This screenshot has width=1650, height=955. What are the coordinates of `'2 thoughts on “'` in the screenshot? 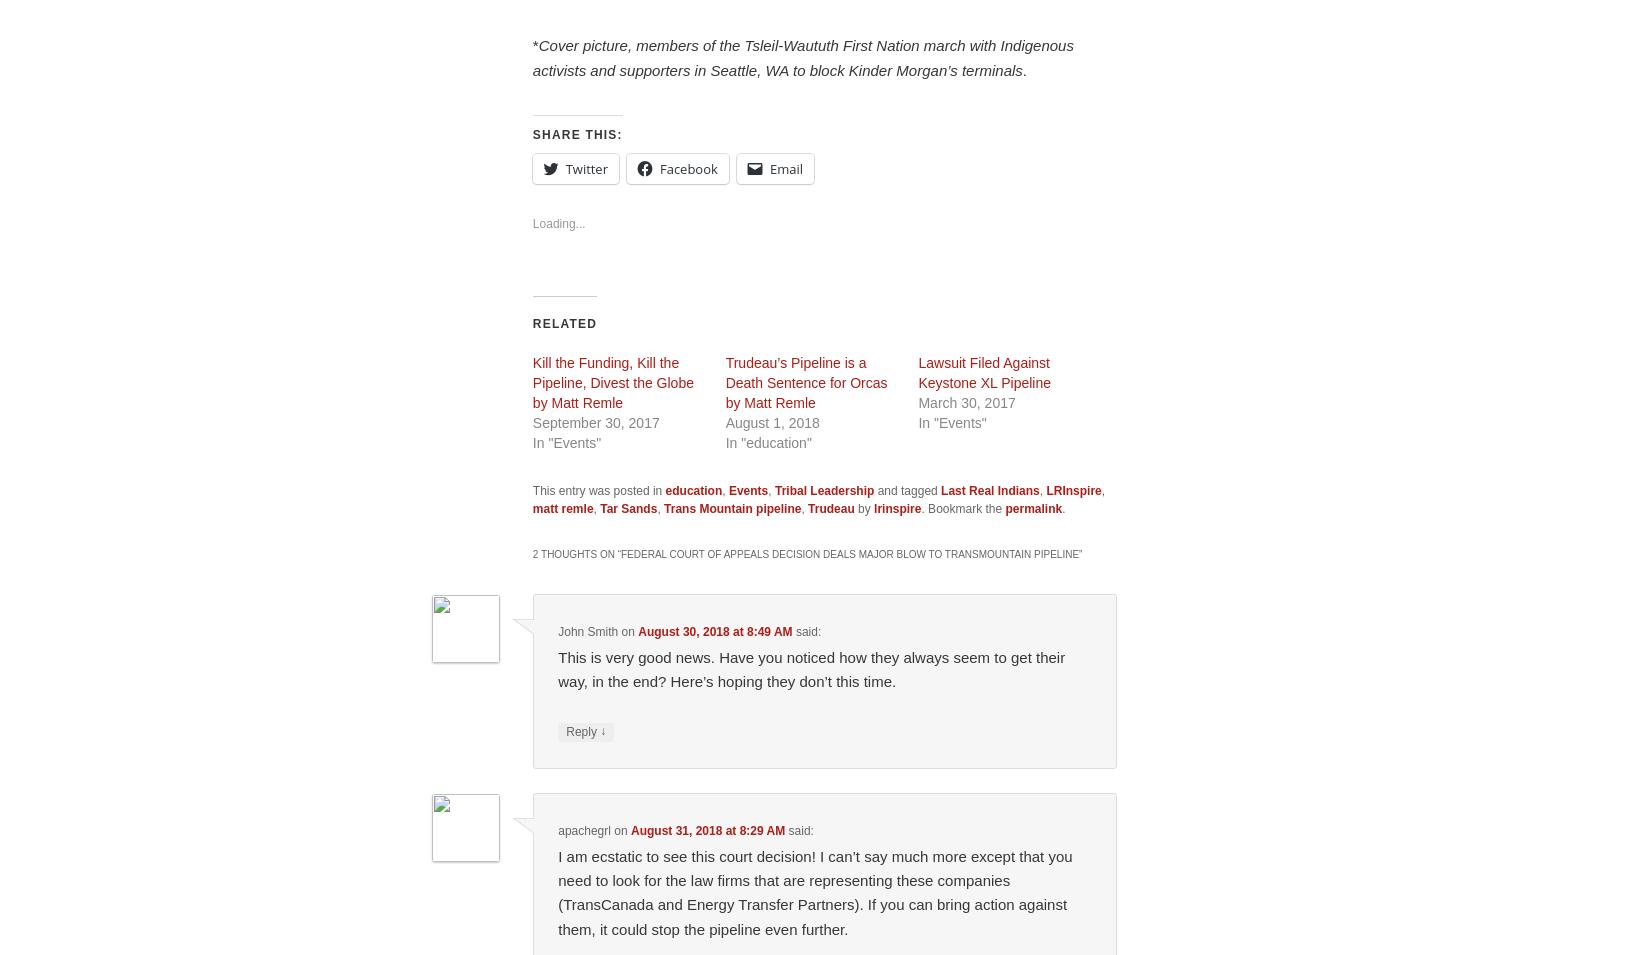 It's located at (575, 553).